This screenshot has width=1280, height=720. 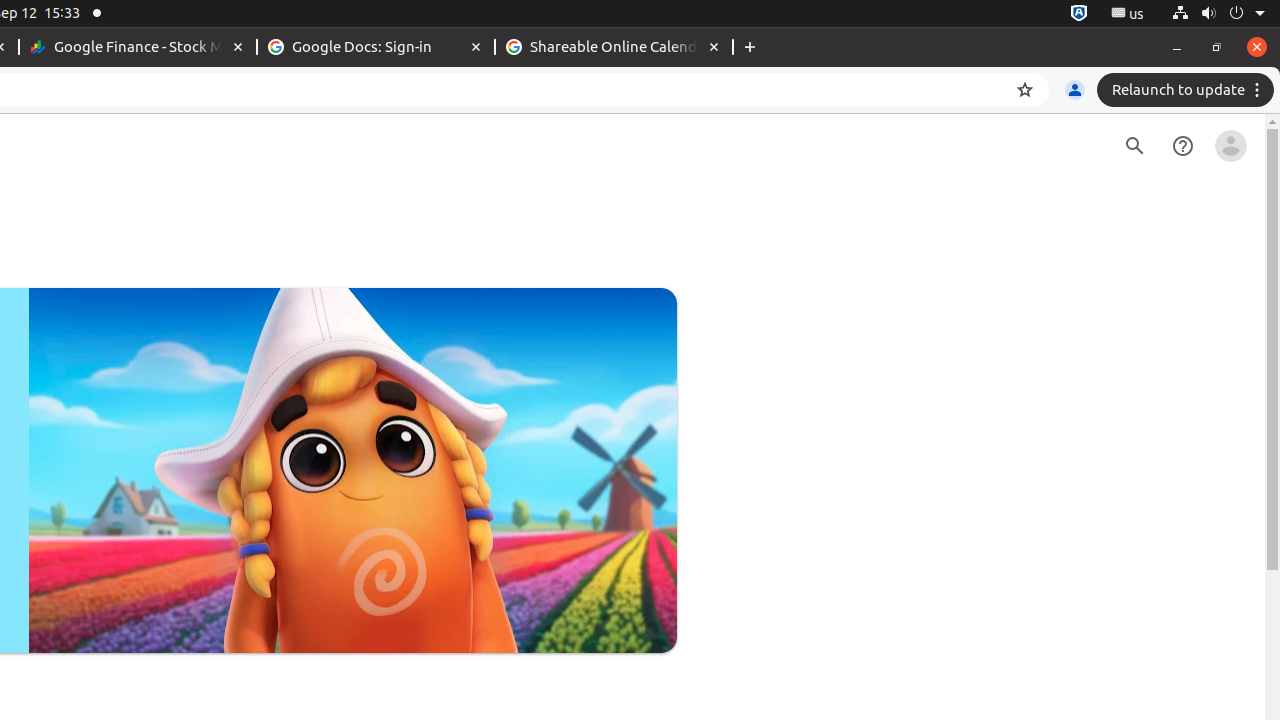 What do you see at coordinates (1078, 13) in the screenshot?
I see `':1.72/StatusNotifierItem'` at bounding box center [1078, 13].